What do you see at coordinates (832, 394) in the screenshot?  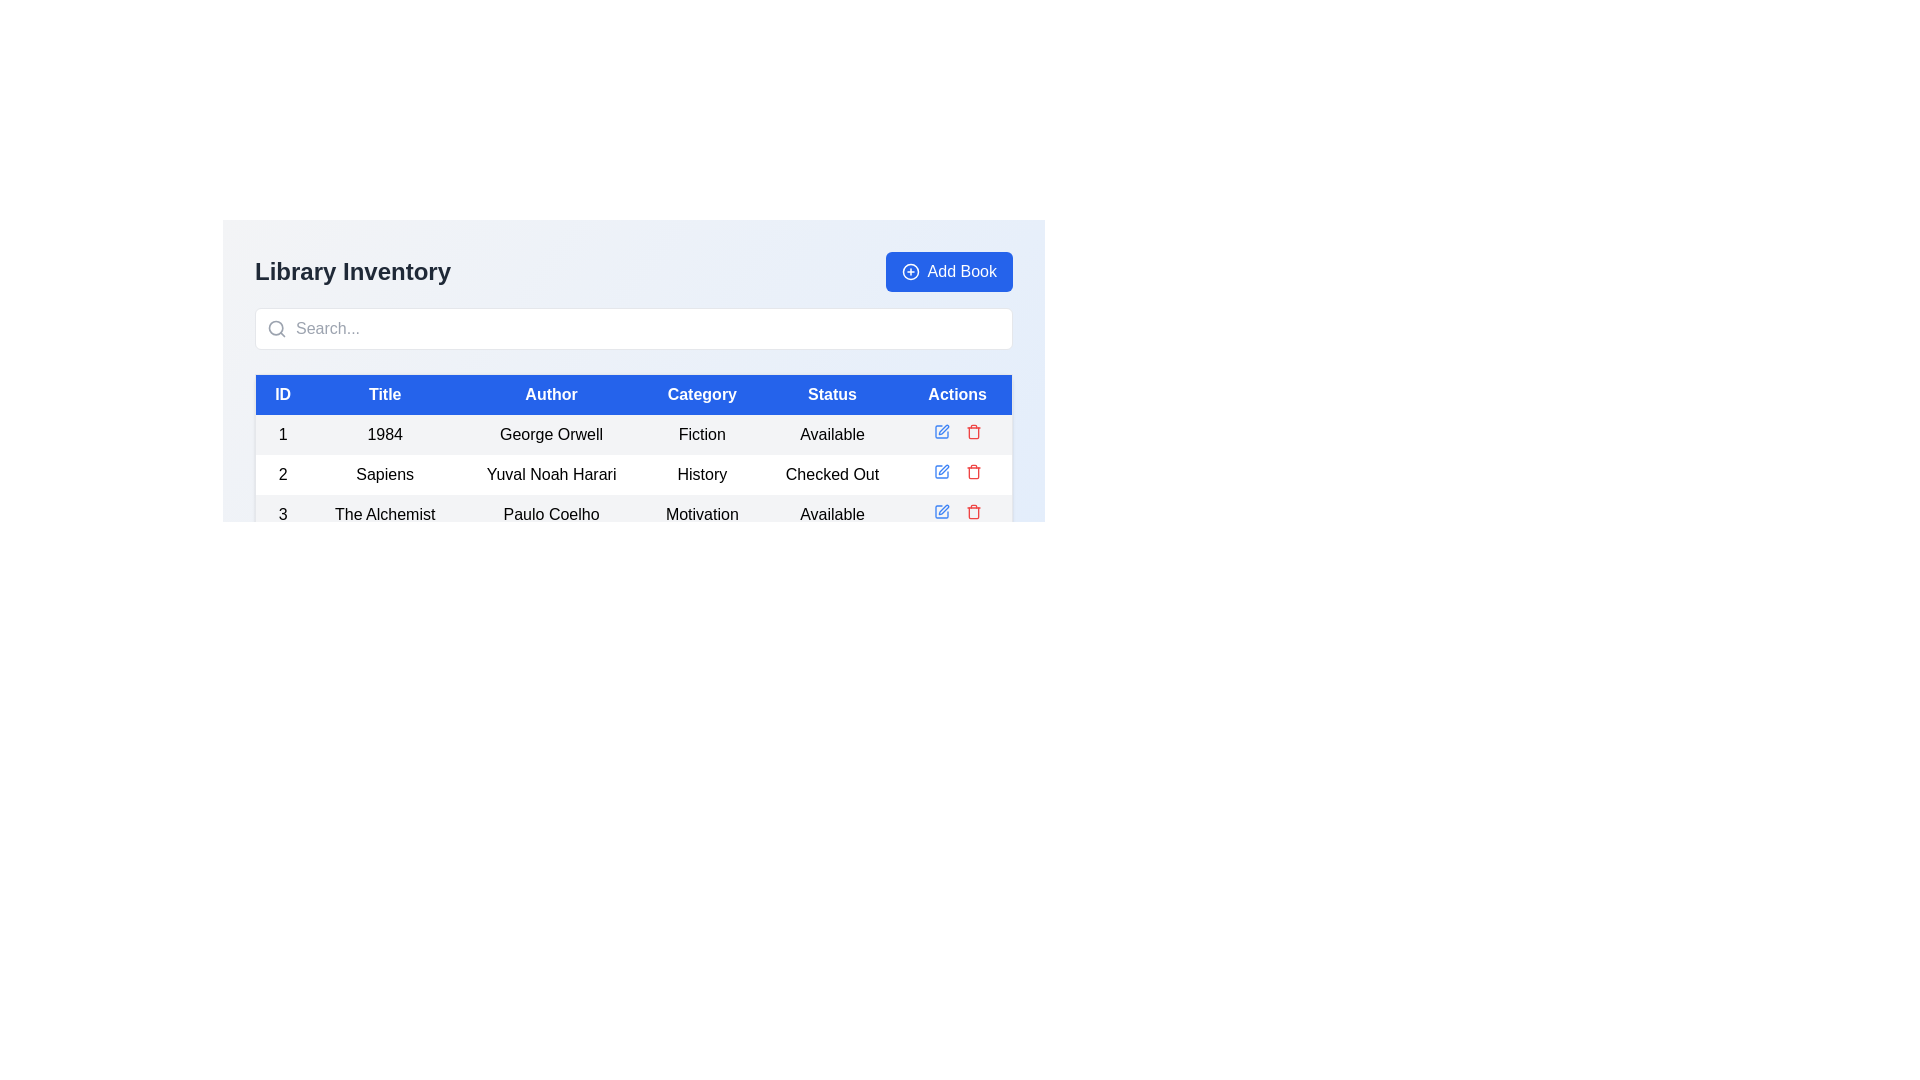 I see `the blue rectangular table header cell containing the white text 'Status', which is the fifth column header in the table` at bounding box center [832, 394].